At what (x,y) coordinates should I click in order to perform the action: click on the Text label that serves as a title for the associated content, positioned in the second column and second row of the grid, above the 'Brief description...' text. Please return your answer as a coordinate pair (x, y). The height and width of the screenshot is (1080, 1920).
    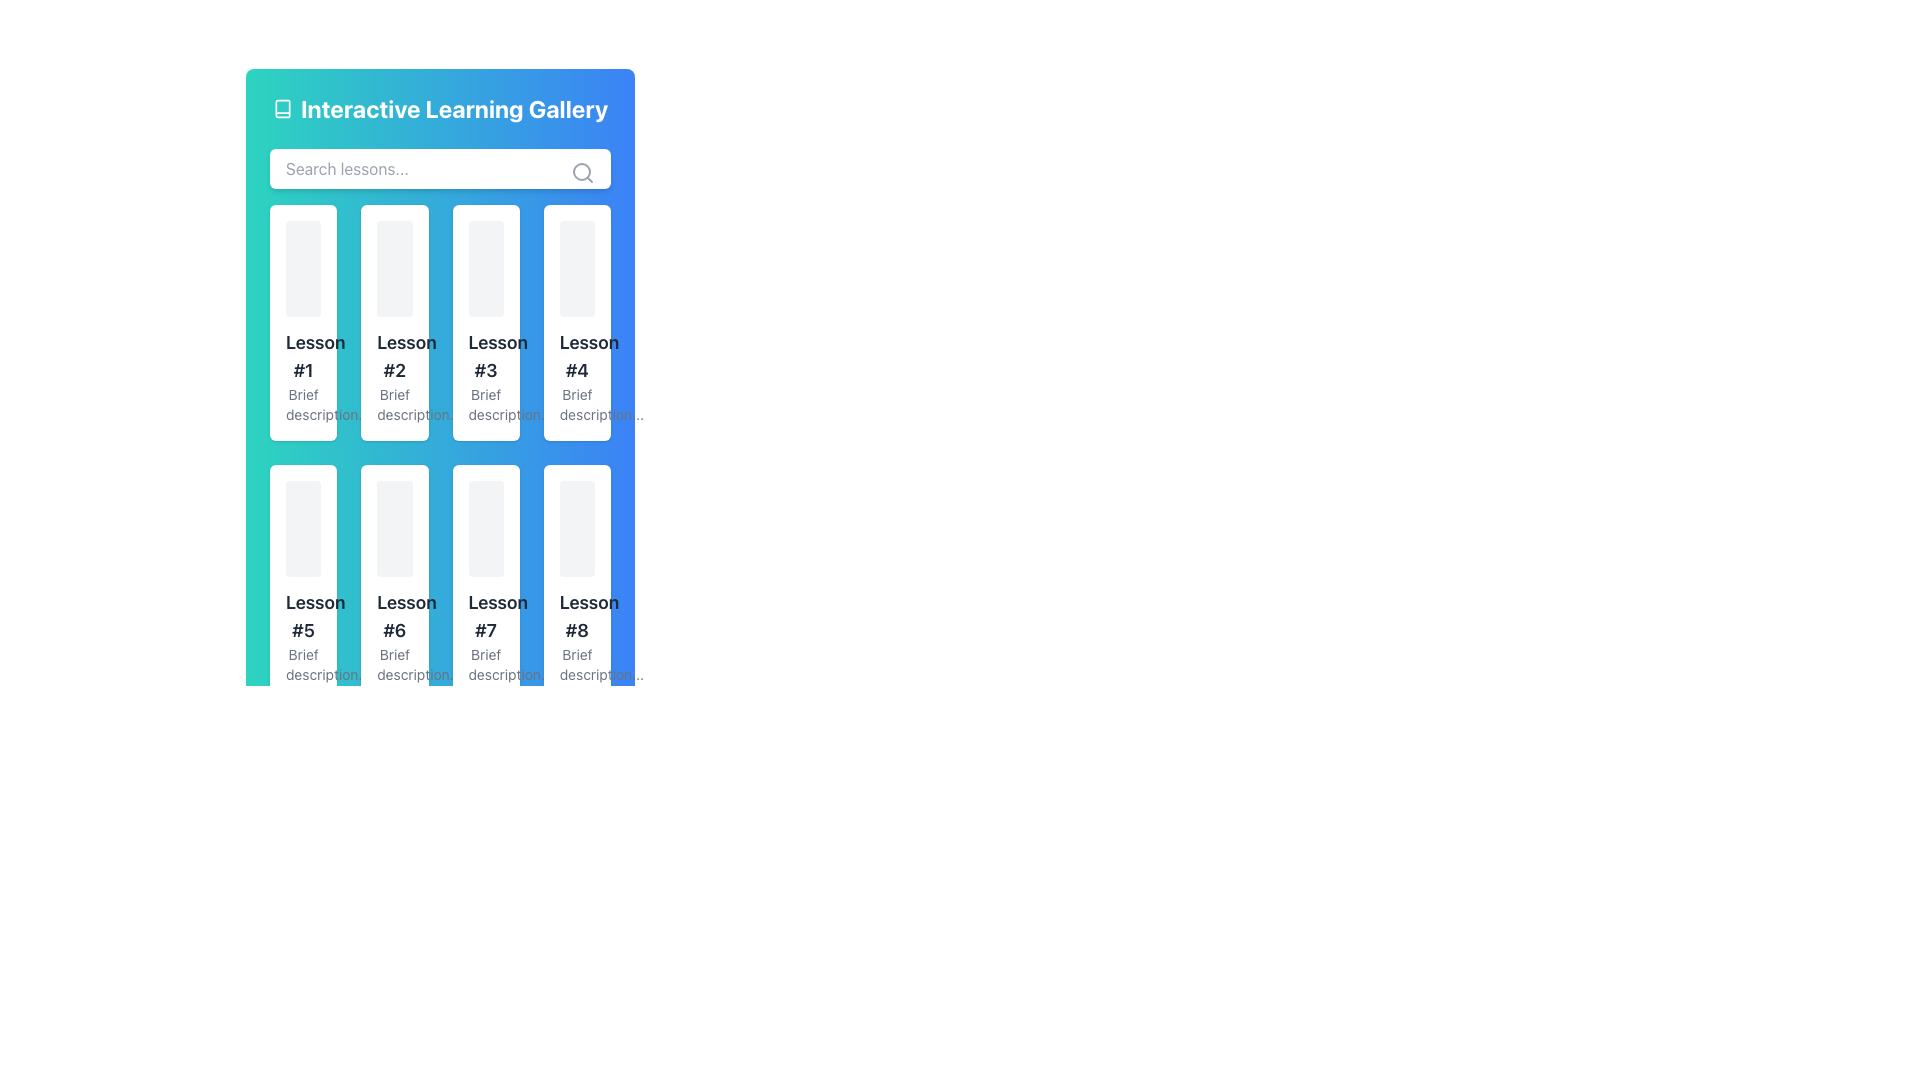
    Looking at the image, I should click on (576, 356).